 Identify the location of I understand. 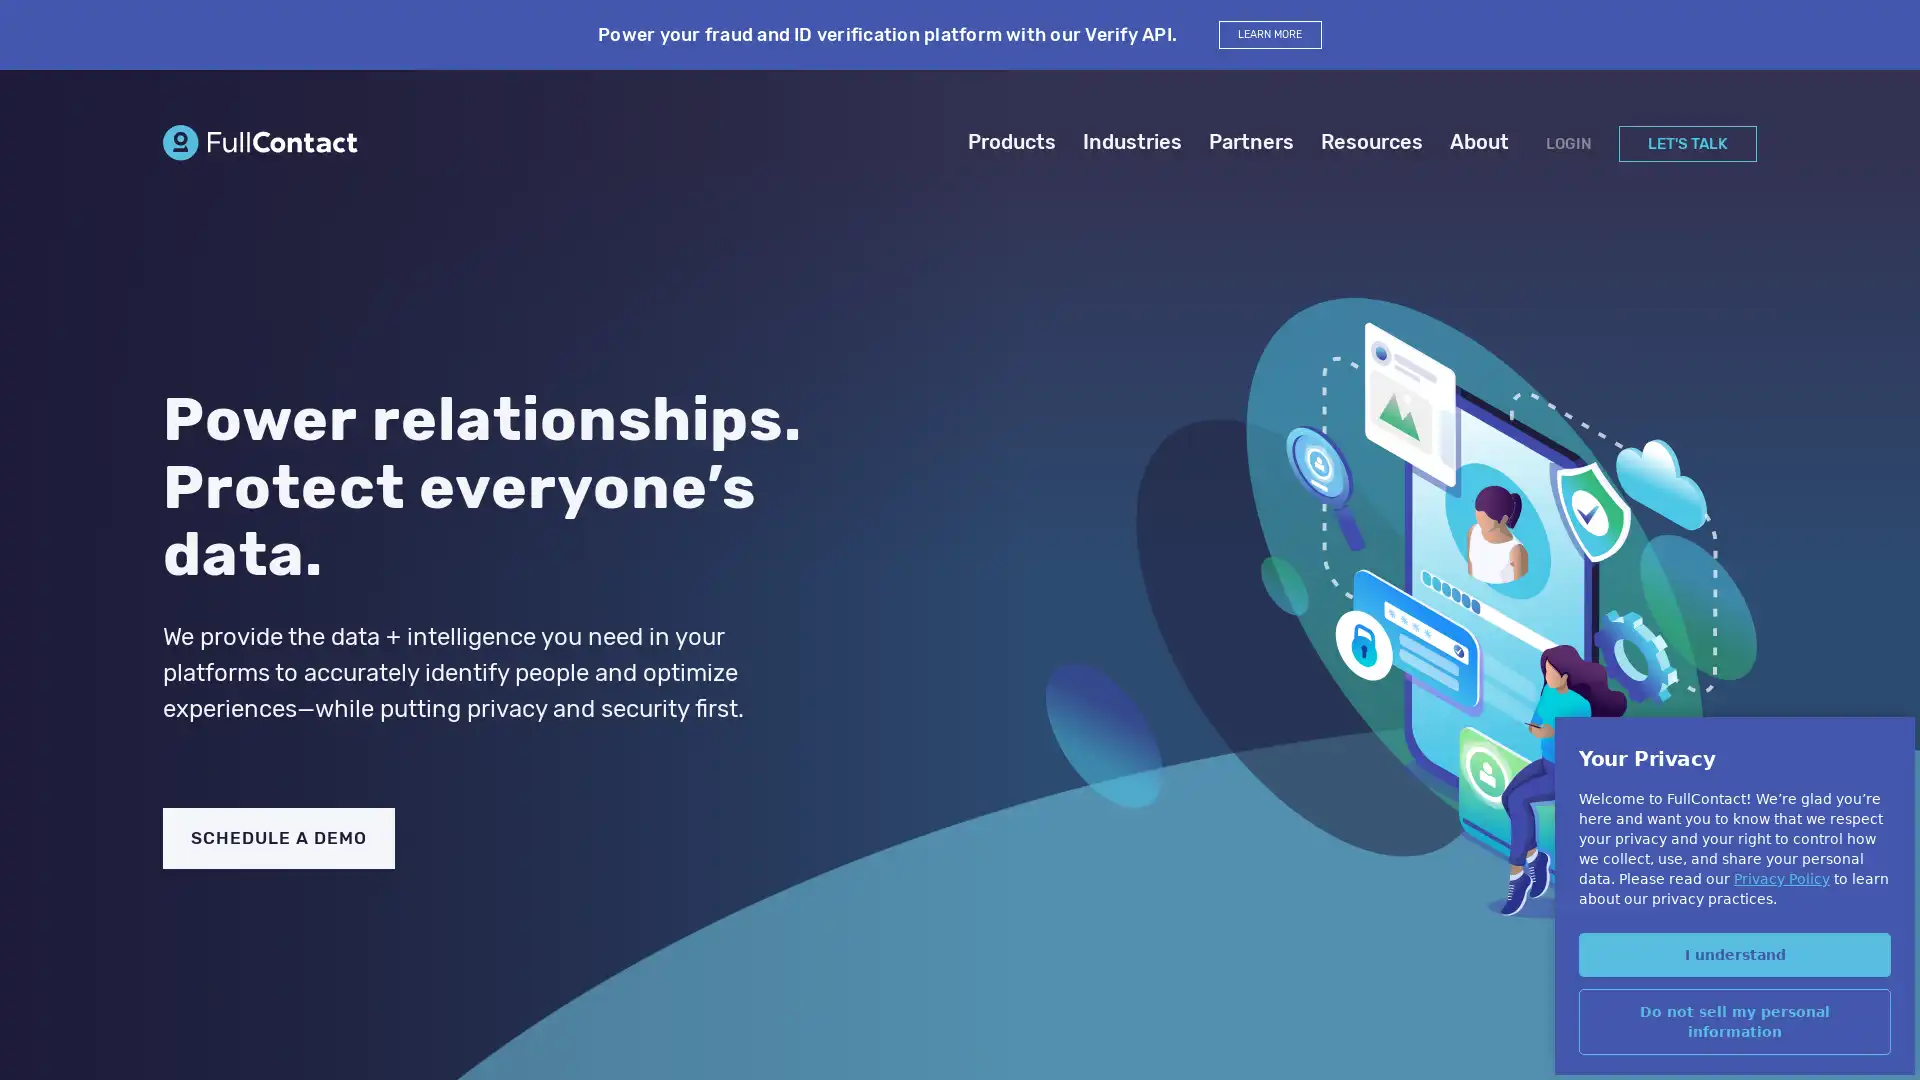
(1733, 952).